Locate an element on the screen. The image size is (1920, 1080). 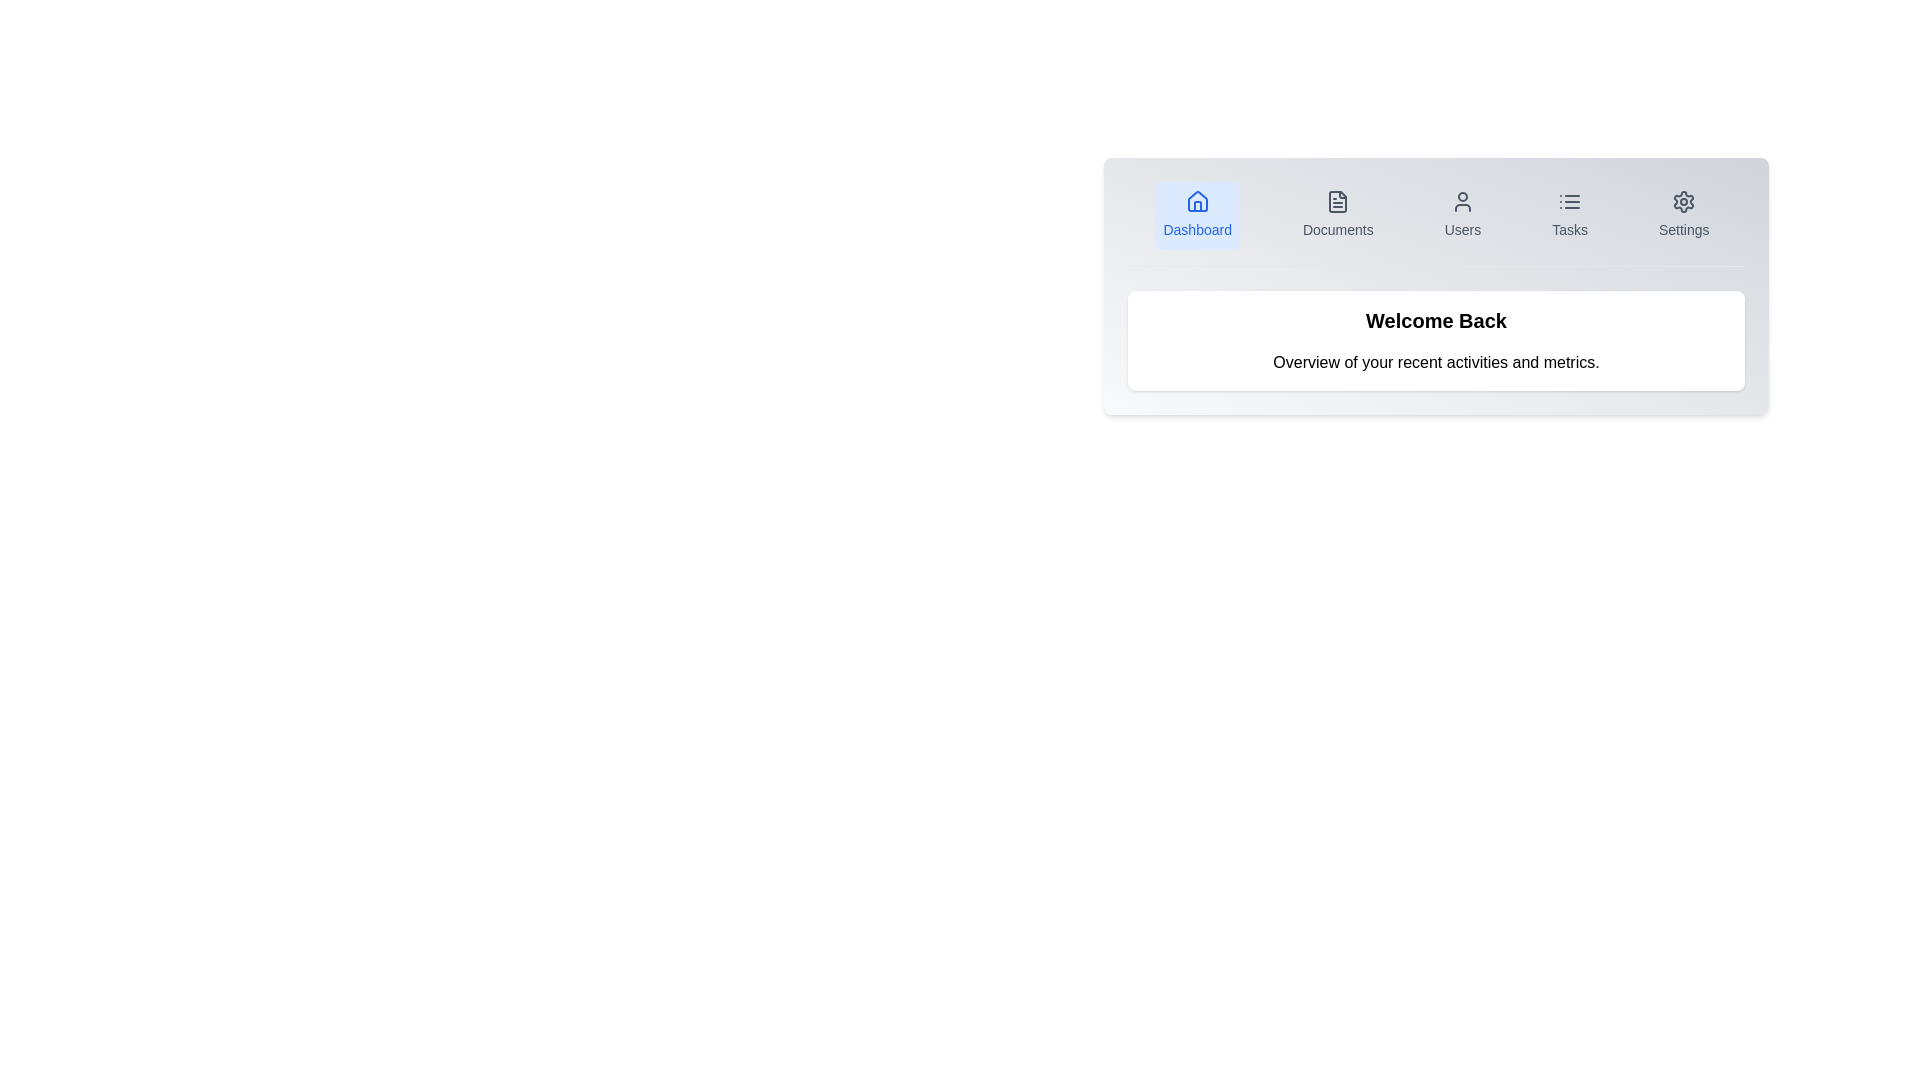
the 'Settings' button located is located at coordinates (1683, 216).